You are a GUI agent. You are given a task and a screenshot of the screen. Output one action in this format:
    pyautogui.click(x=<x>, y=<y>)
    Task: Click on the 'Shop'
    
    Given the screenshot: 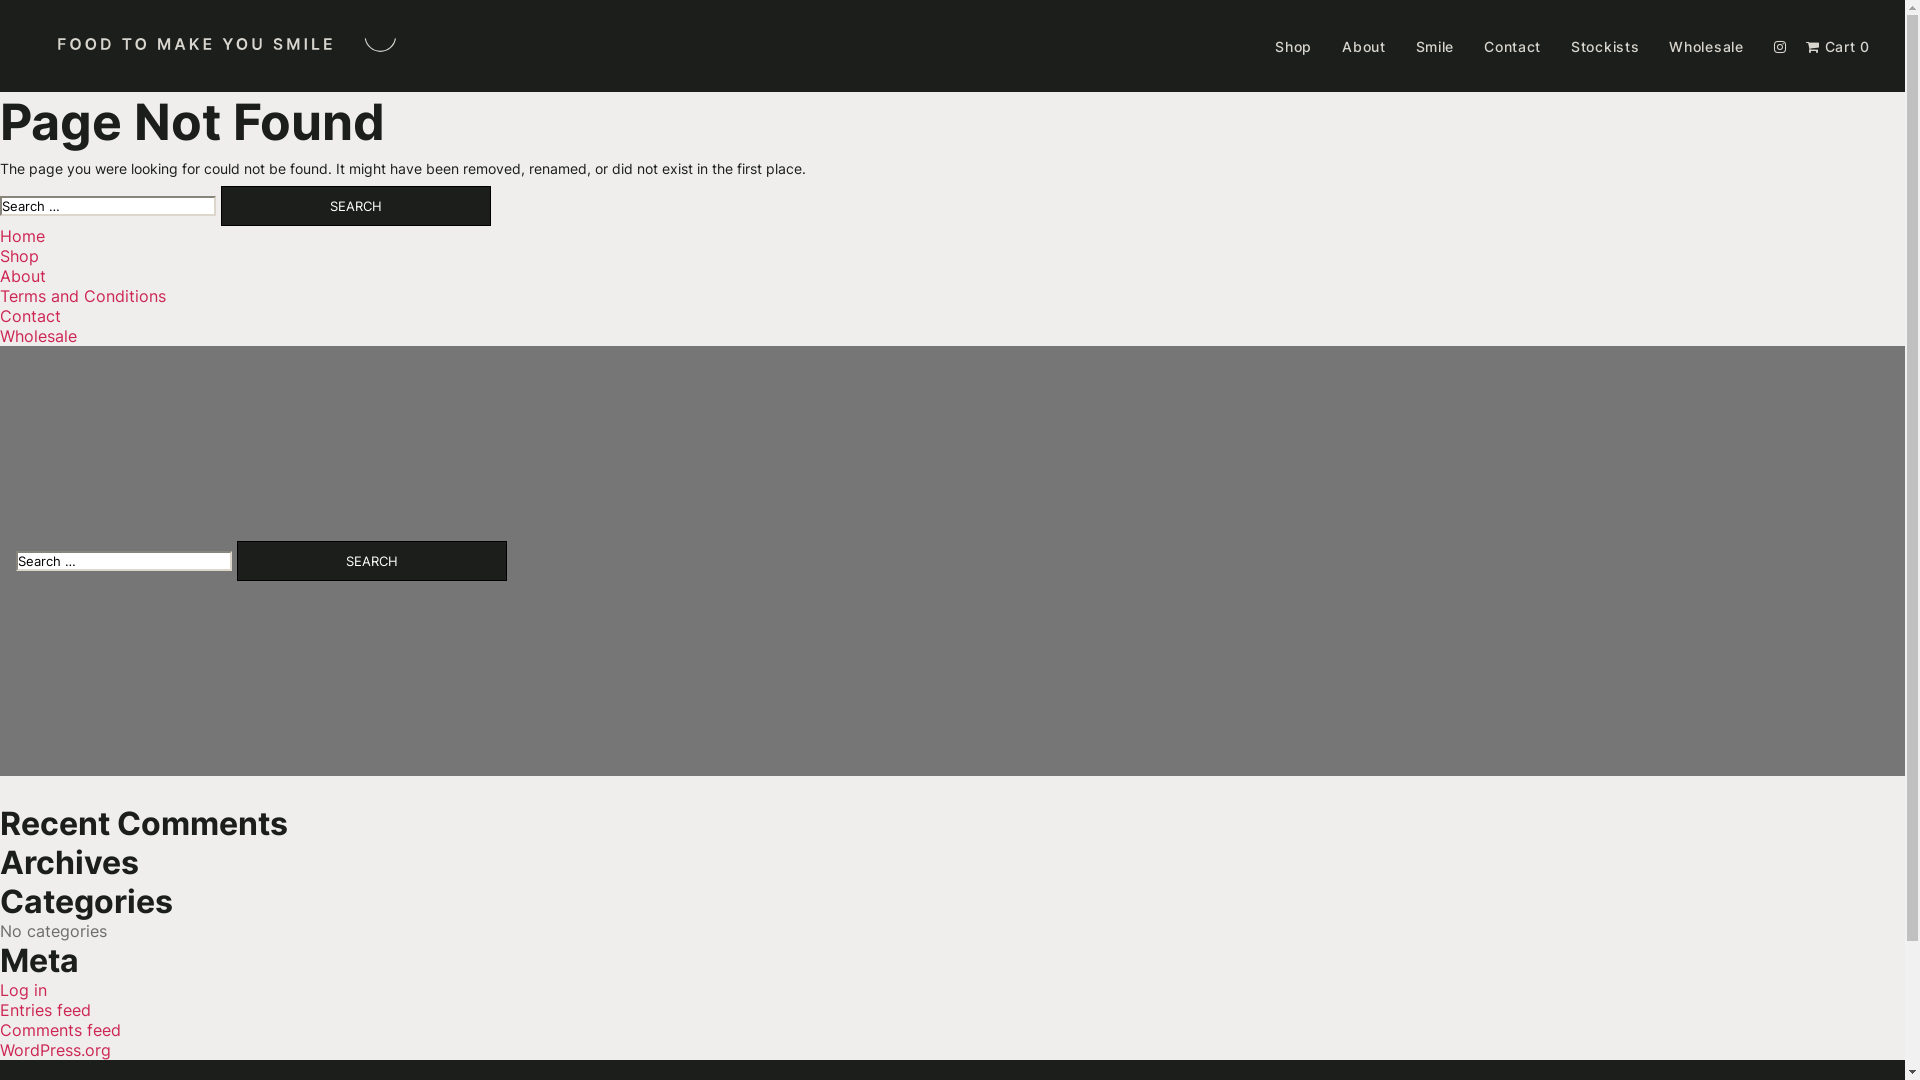 What is the action you would take?
    pyautogui.click(x=1293, y=45)
    